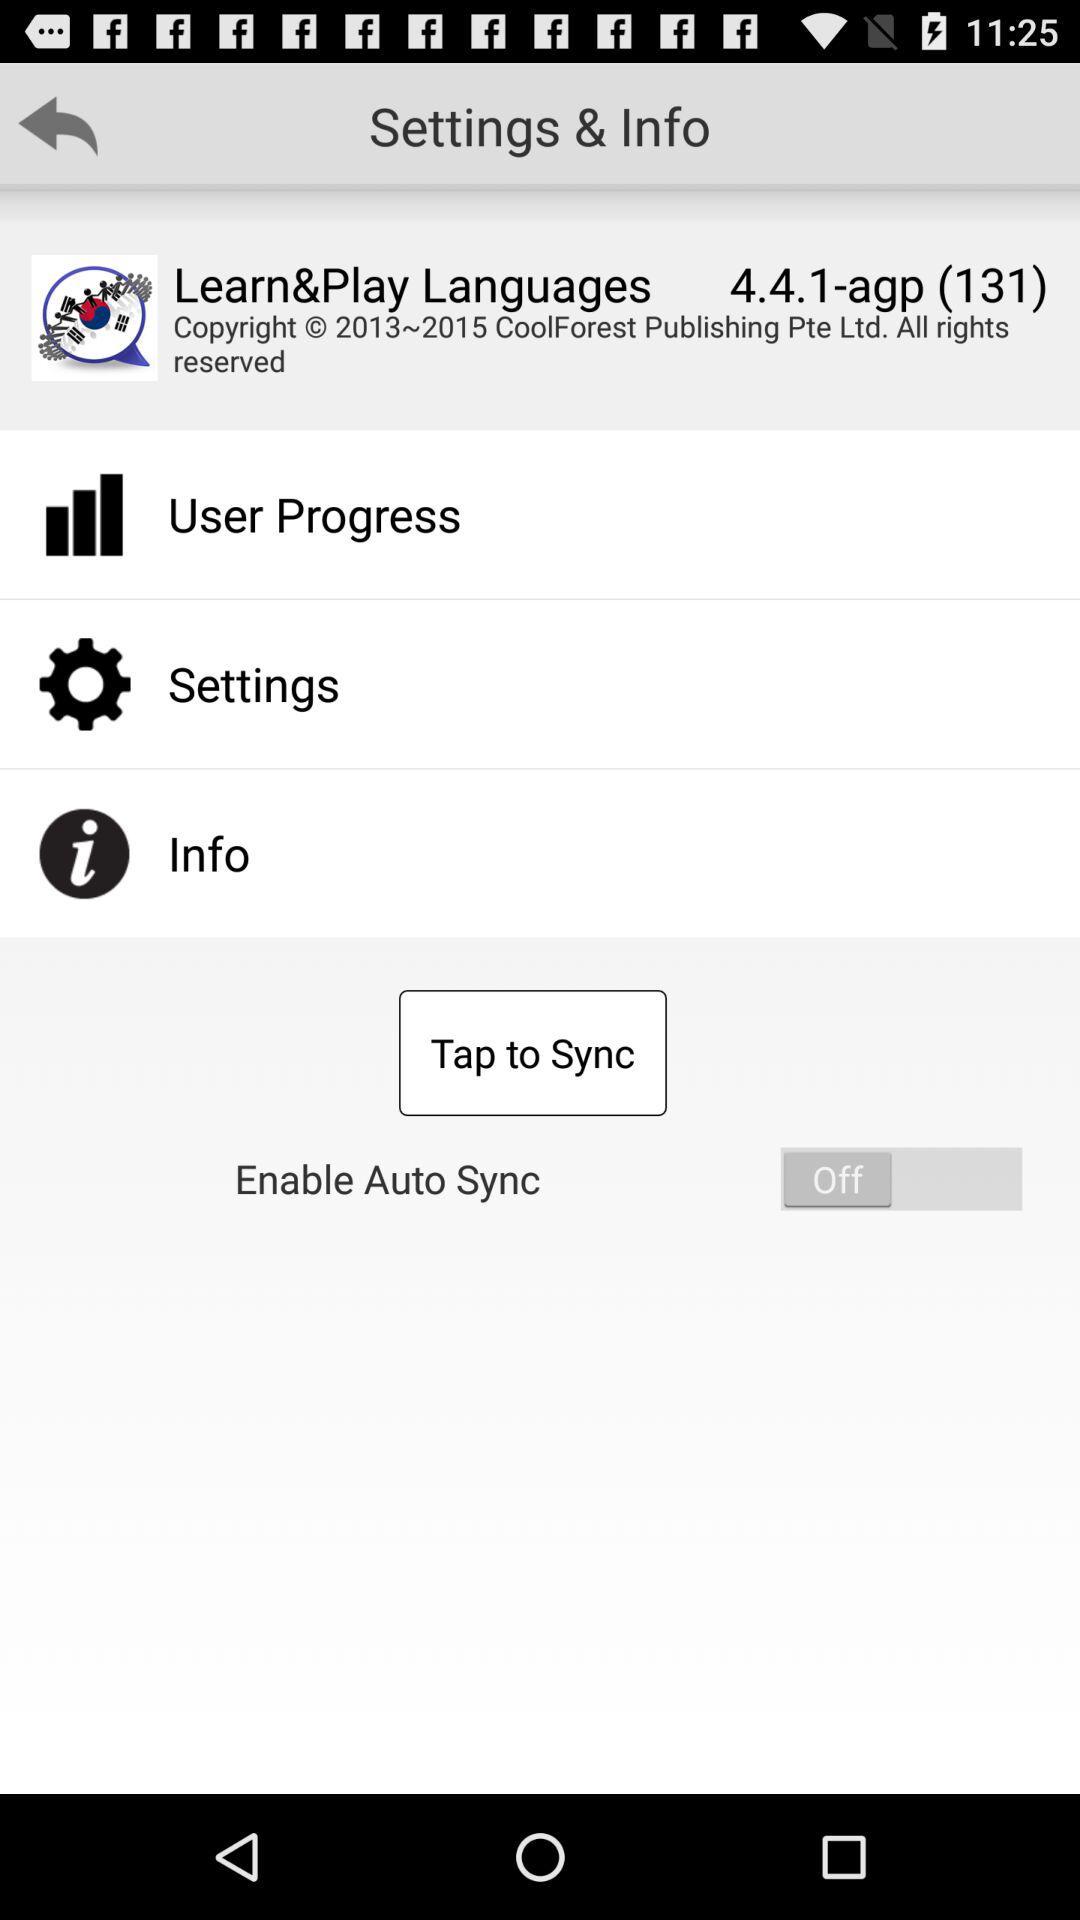 This screenshot has height=1920, width=1080. Describe the element at coordinates (314, 514) in the screenshot. I see `the icon above the settings icon` at that location.